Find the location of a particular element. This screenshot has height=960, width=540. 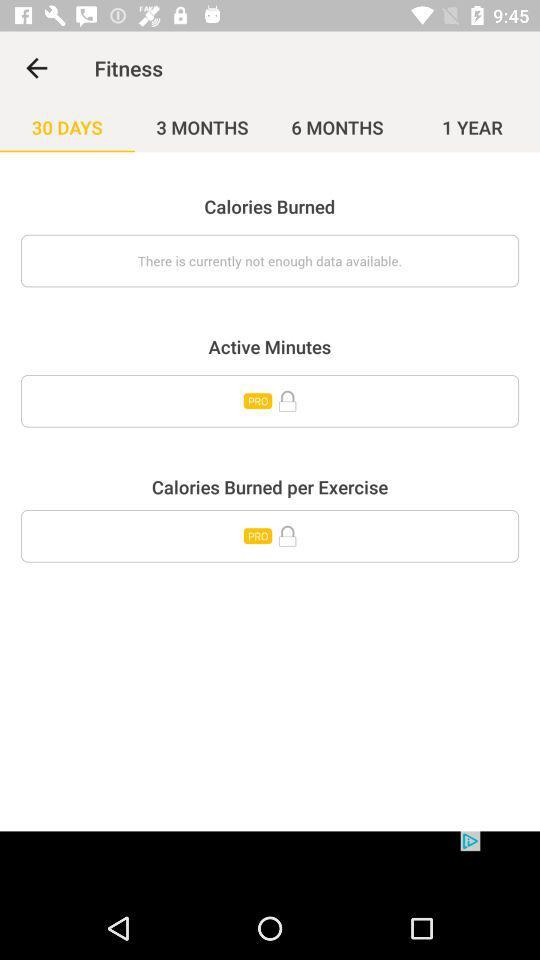

icon below the active minutes item is located at coordinates (270, 400).